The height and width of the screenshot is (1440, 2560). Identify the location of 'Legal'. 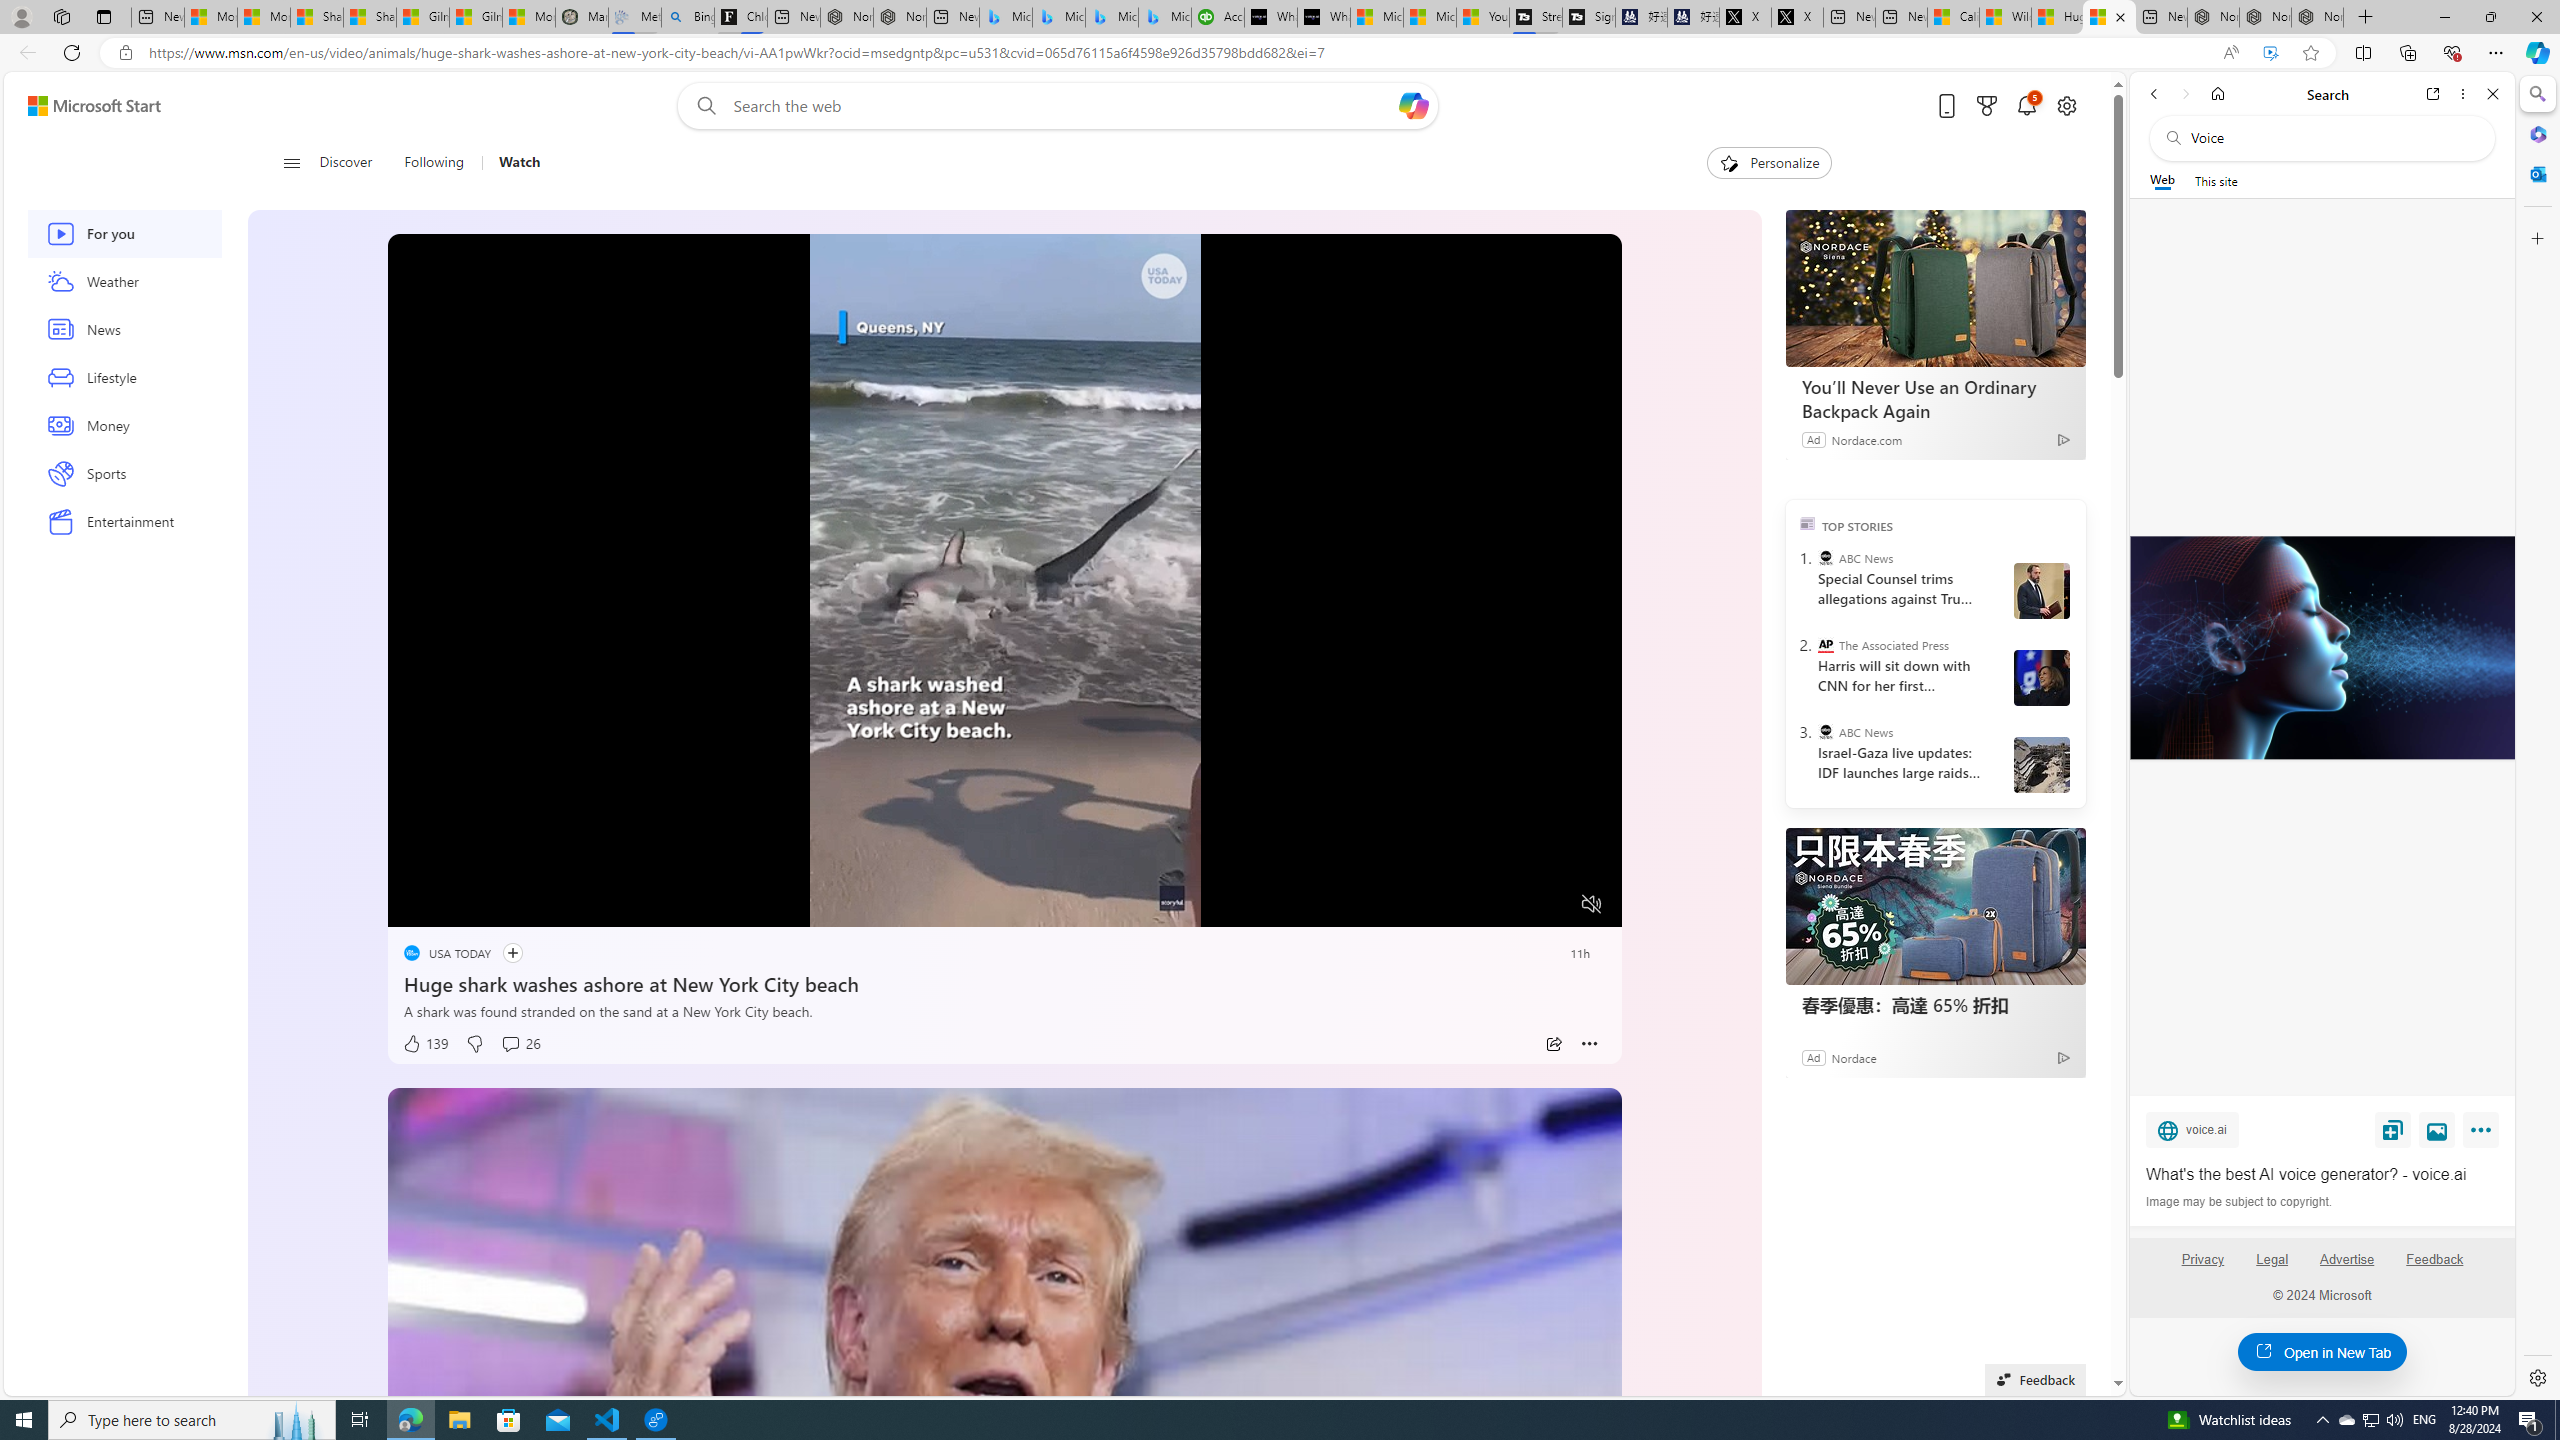
(2271, 1267).